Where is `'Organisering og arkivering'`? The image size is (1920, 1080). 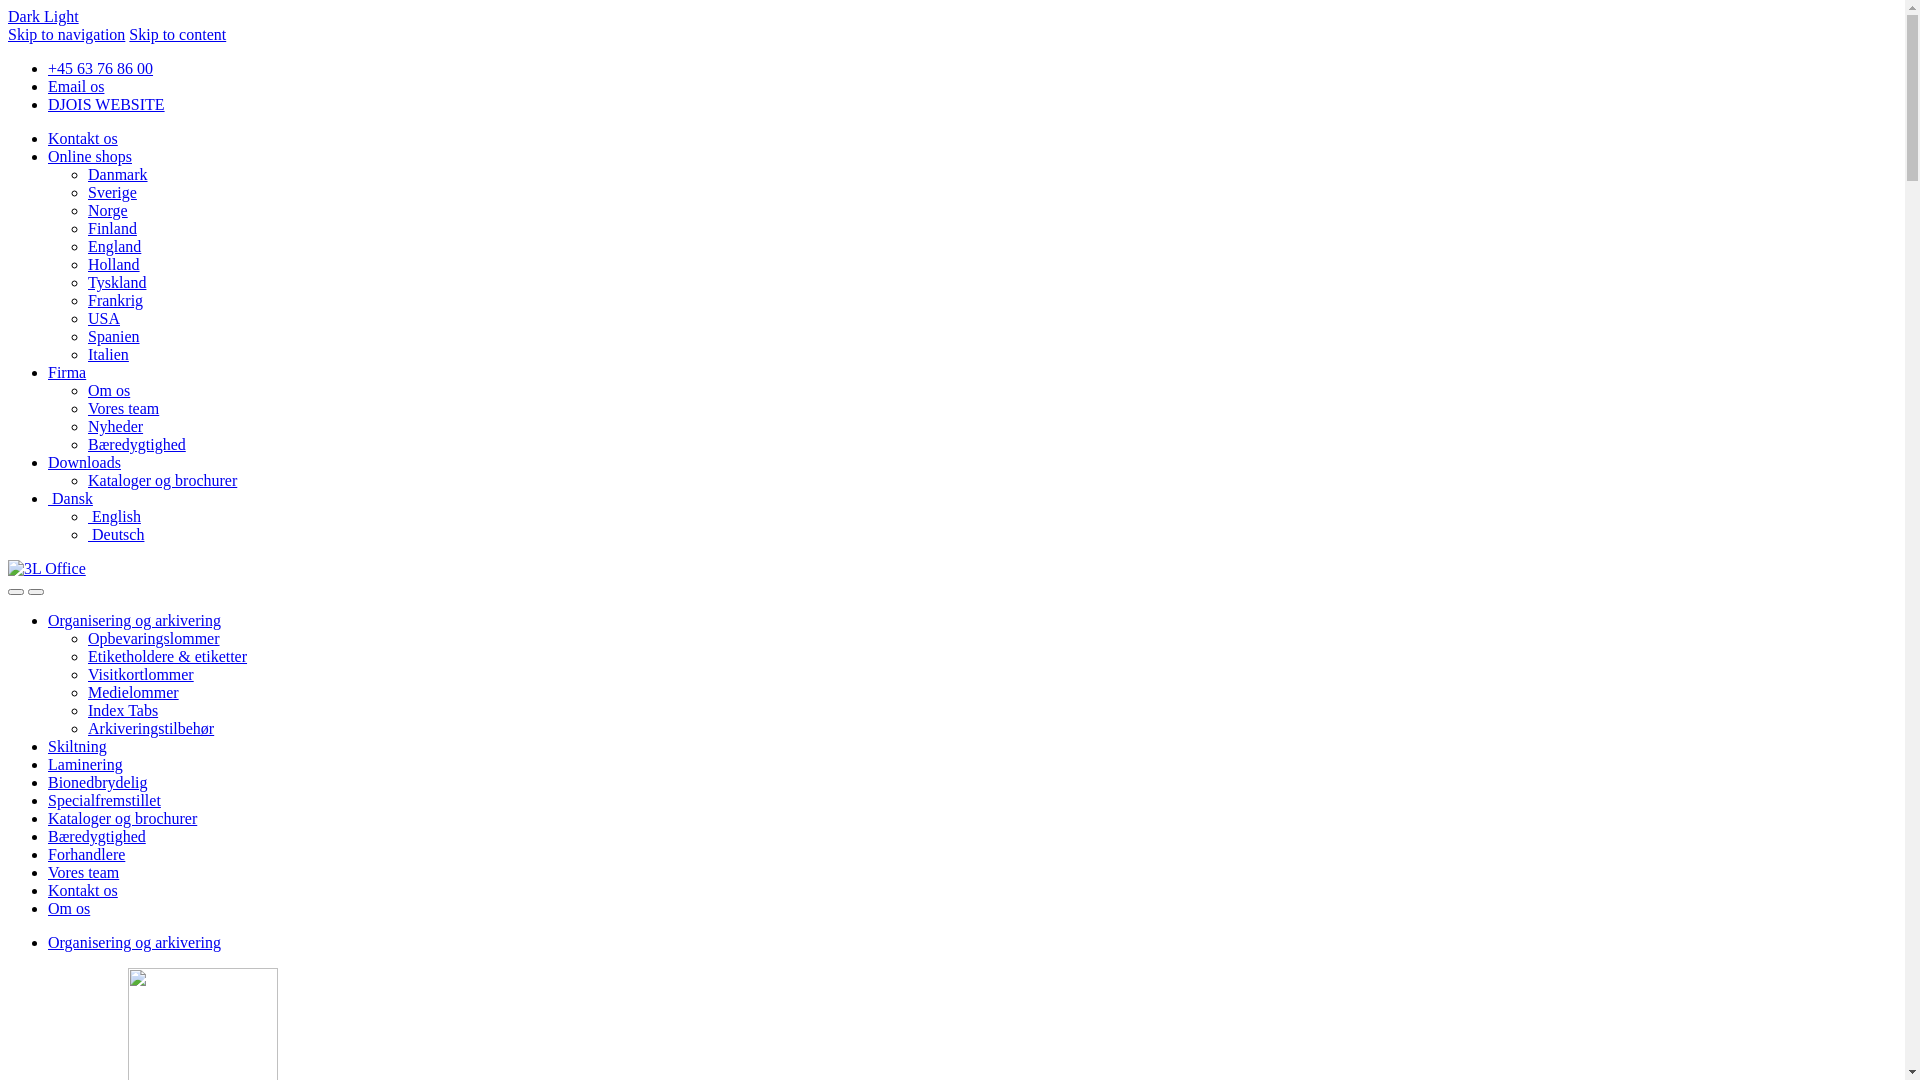 'Organisering og arkivering' is located at coordinates (133, 942).